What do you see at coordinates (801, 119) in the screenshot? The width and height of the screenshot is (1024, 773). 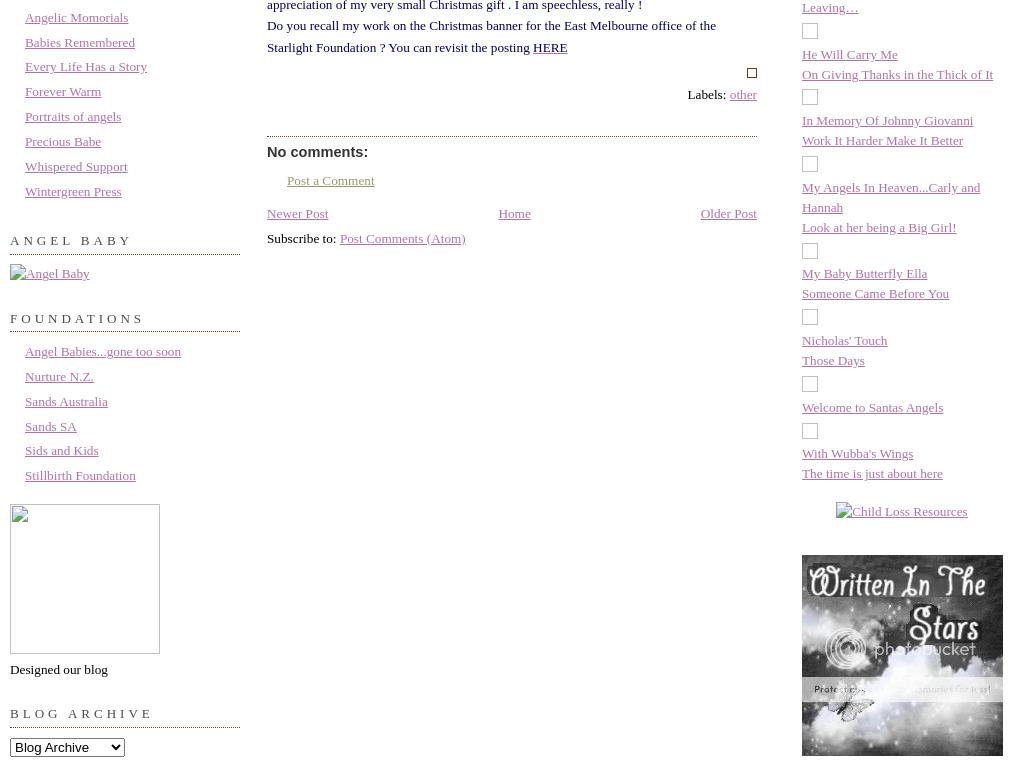 I see `'In Memory Of Johnny Giovanni'` at bounding box center [801, 119].